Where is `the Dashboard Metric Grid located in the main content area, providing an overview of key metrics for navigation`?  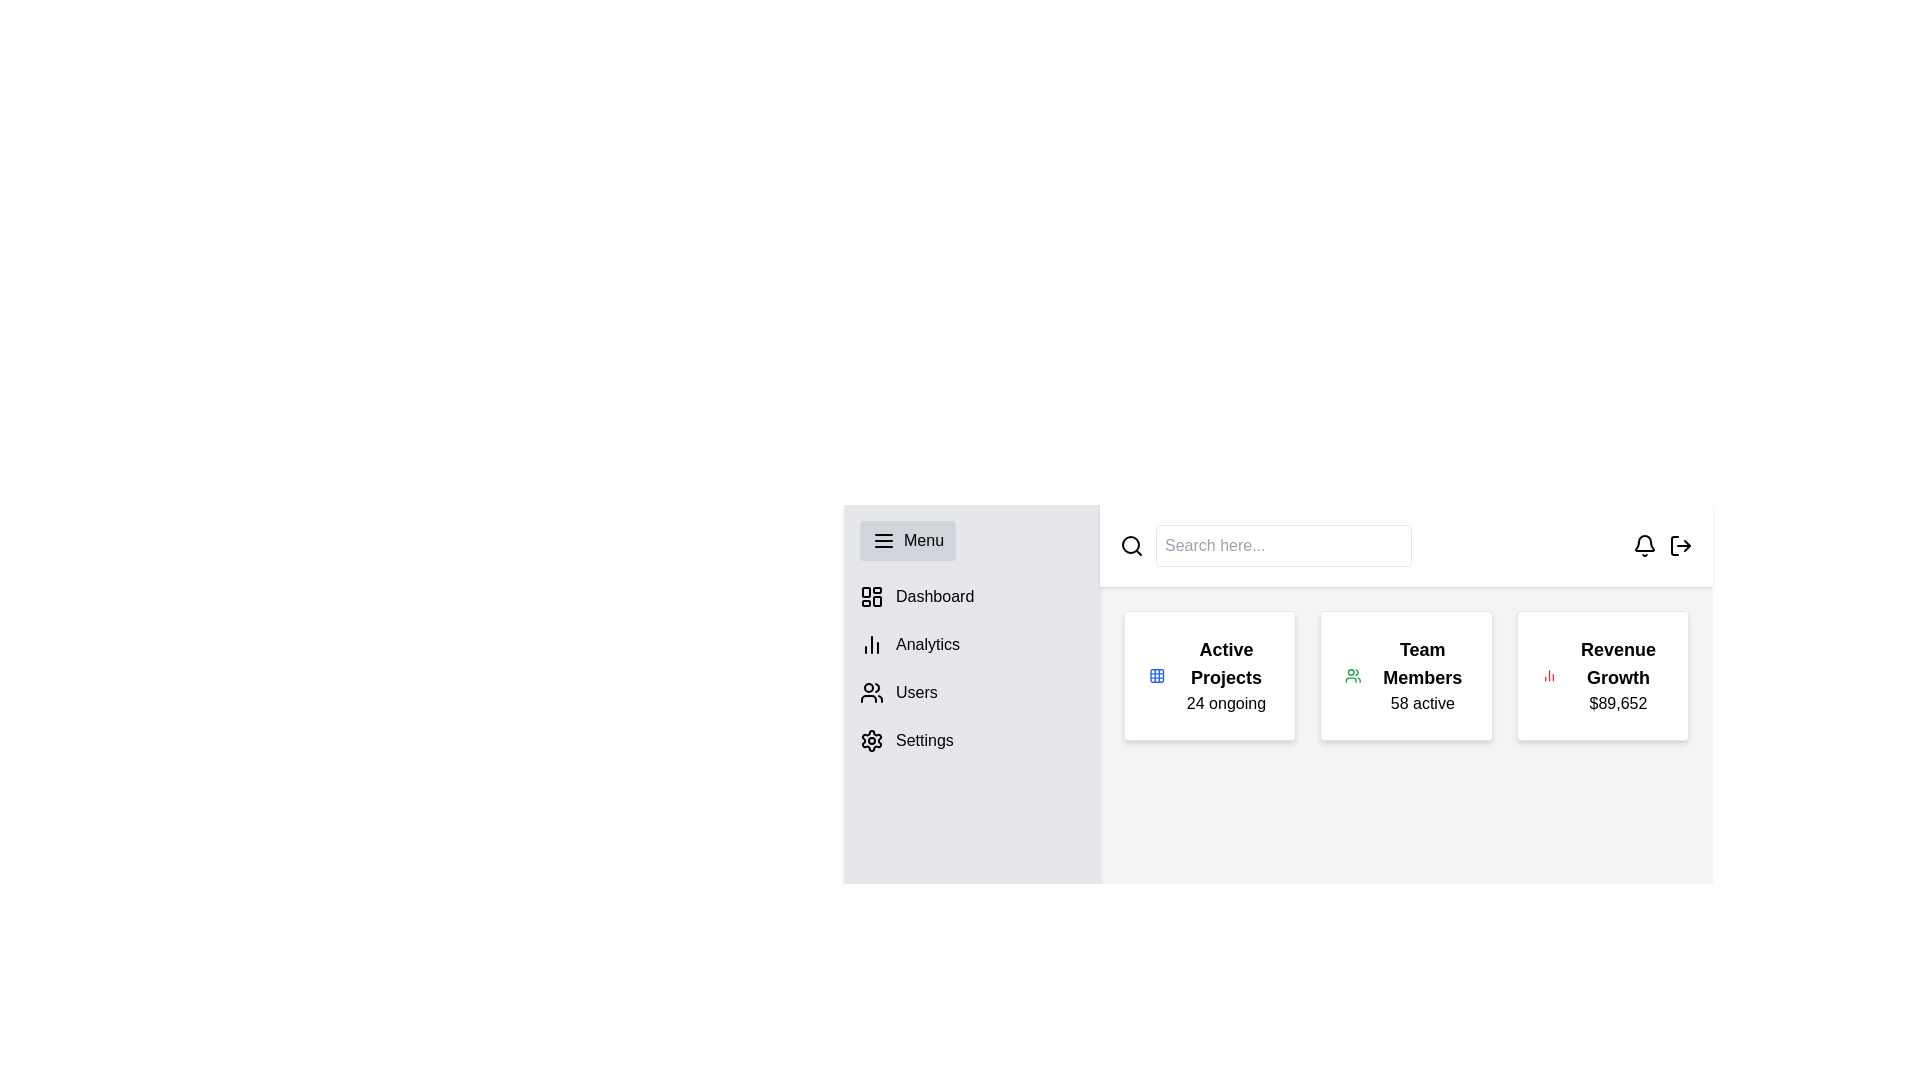
the Dashboard Metric Grid located in the main content area, providing an overview of key metrics for navigation is located at coordinates (1405, 675).